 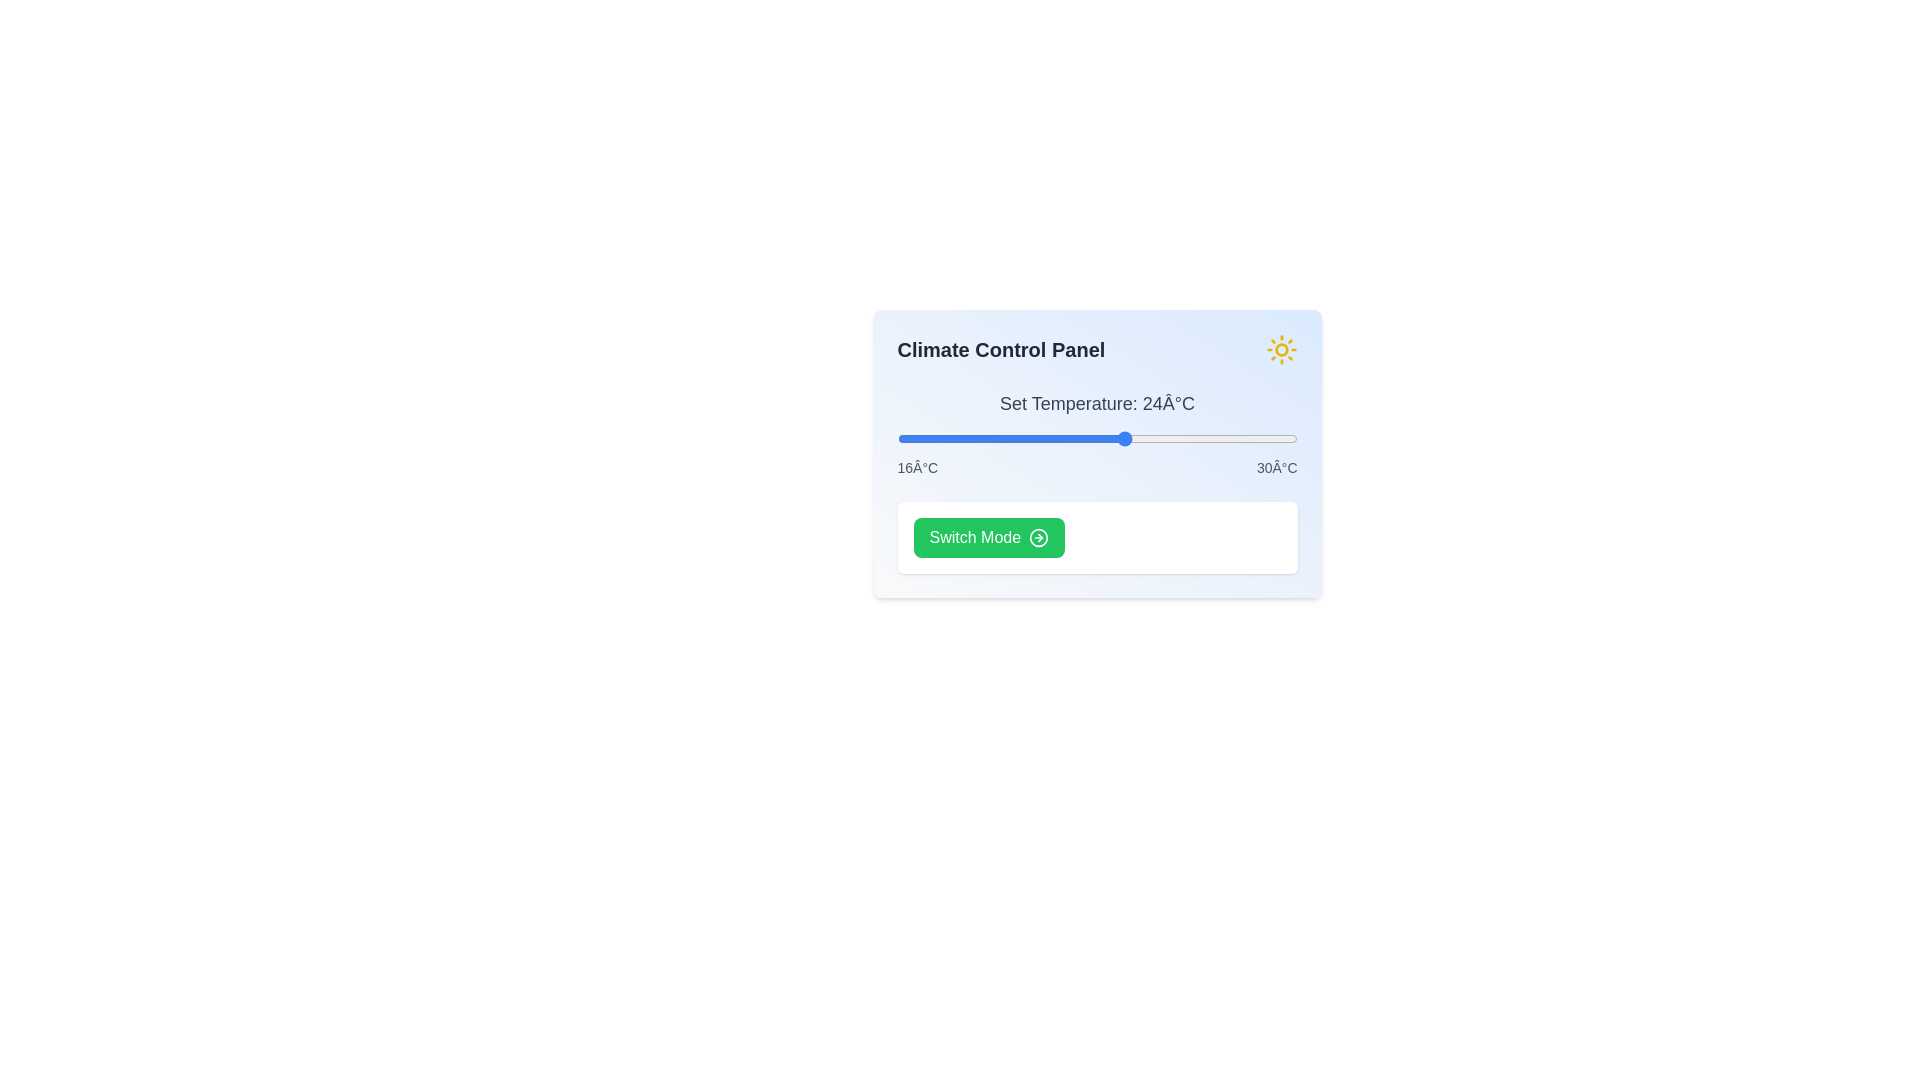 I want to click on the circular handle of the blue range slider located below the label 'Set Temperature: 24°C', so click(x=1096, y=438).